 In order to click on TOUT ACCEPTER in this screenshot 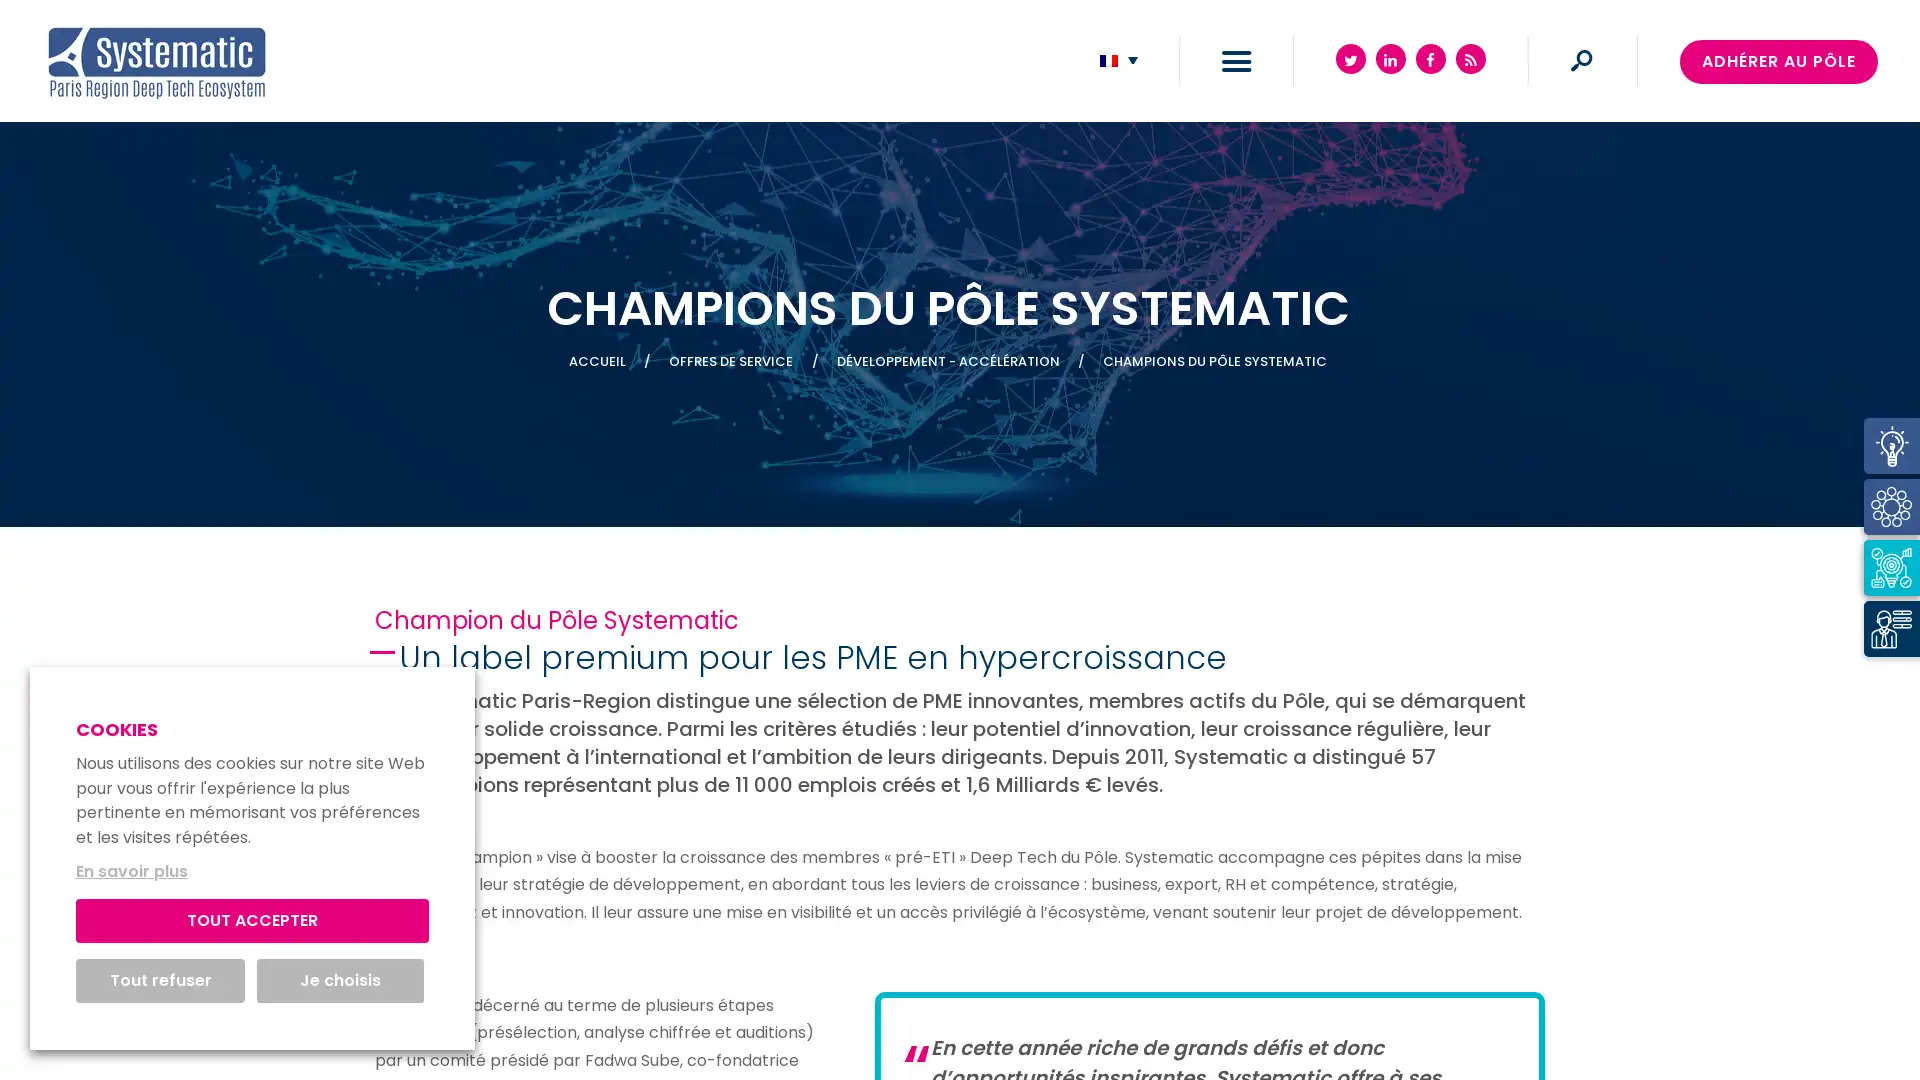, I will do `click(251, 921)`.